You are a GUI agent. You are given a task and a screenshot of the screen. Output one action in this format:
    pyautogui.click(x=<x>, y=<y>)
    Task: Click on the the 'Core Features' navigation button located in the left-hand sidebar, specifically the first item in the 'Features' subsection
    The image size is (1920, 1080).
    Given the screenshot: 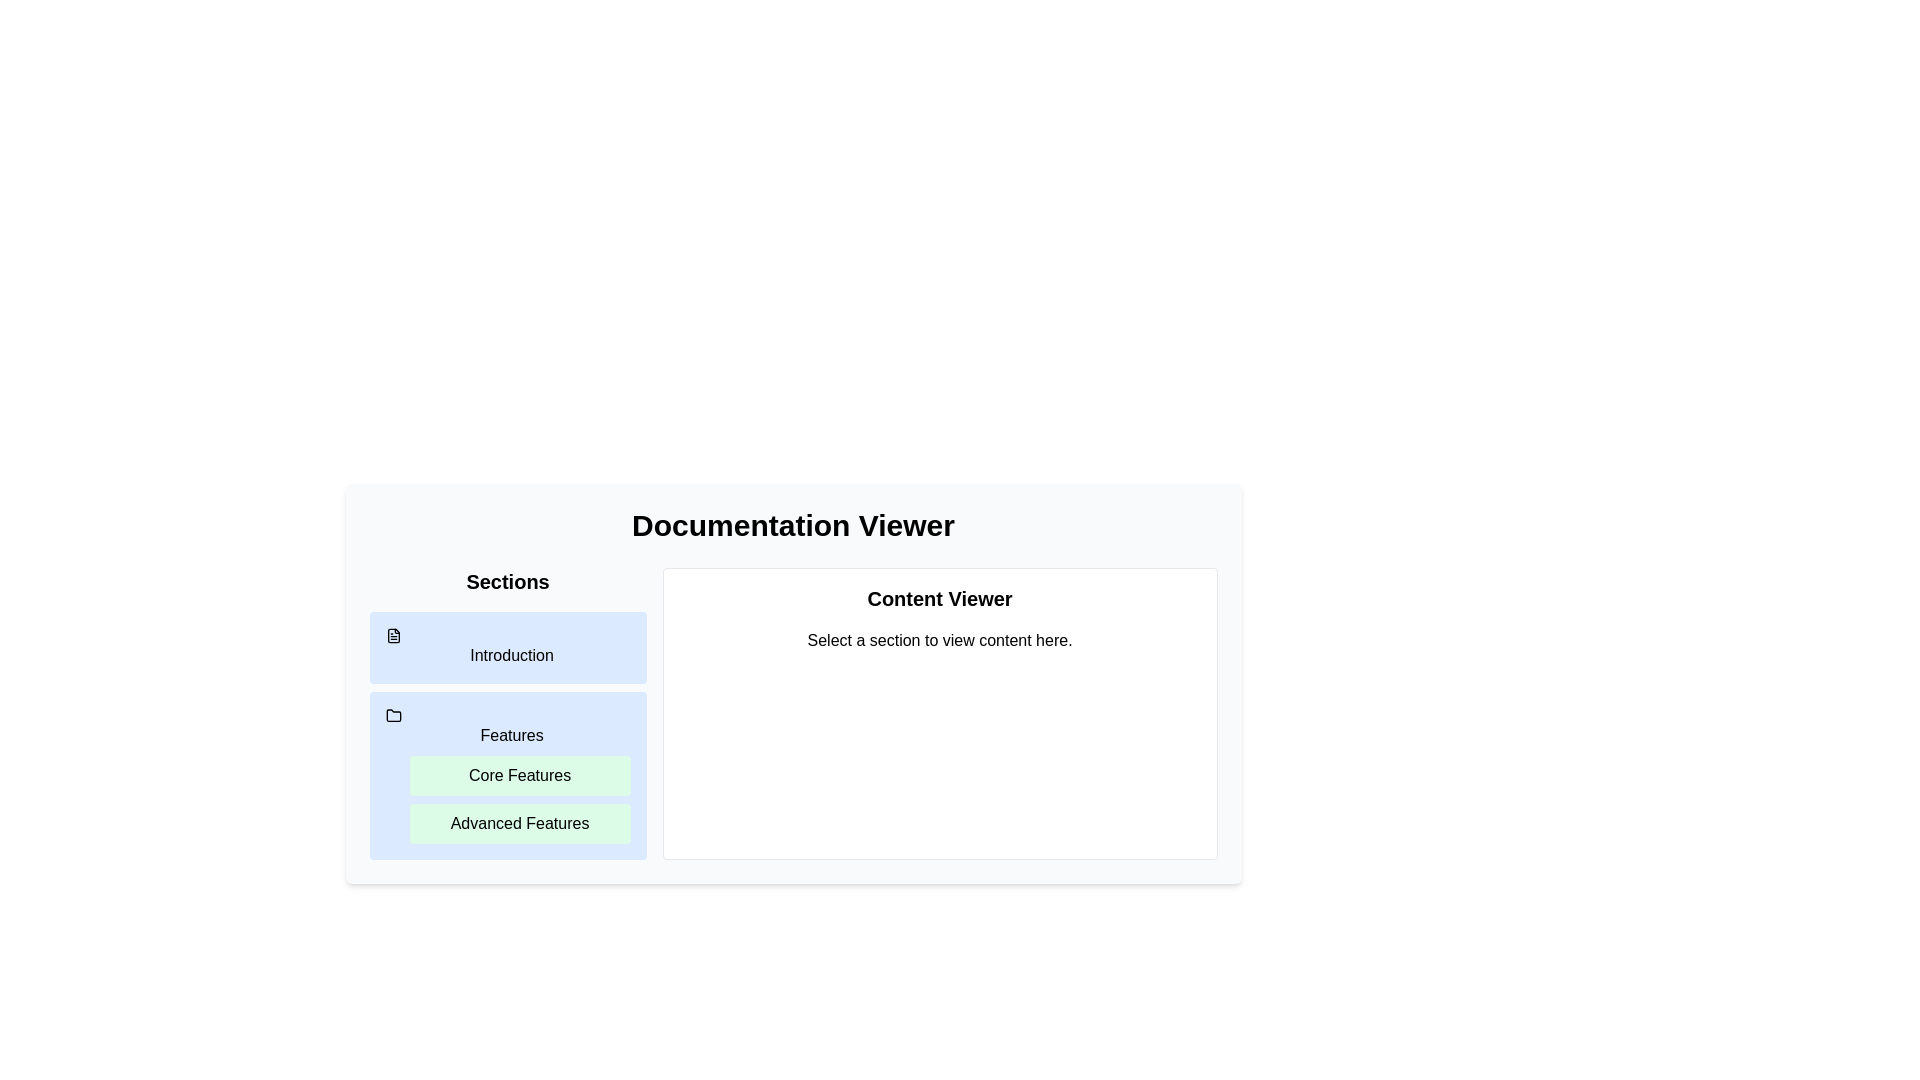 What is the action you would take?
    pyautogui.click(x=520, y=774)
    